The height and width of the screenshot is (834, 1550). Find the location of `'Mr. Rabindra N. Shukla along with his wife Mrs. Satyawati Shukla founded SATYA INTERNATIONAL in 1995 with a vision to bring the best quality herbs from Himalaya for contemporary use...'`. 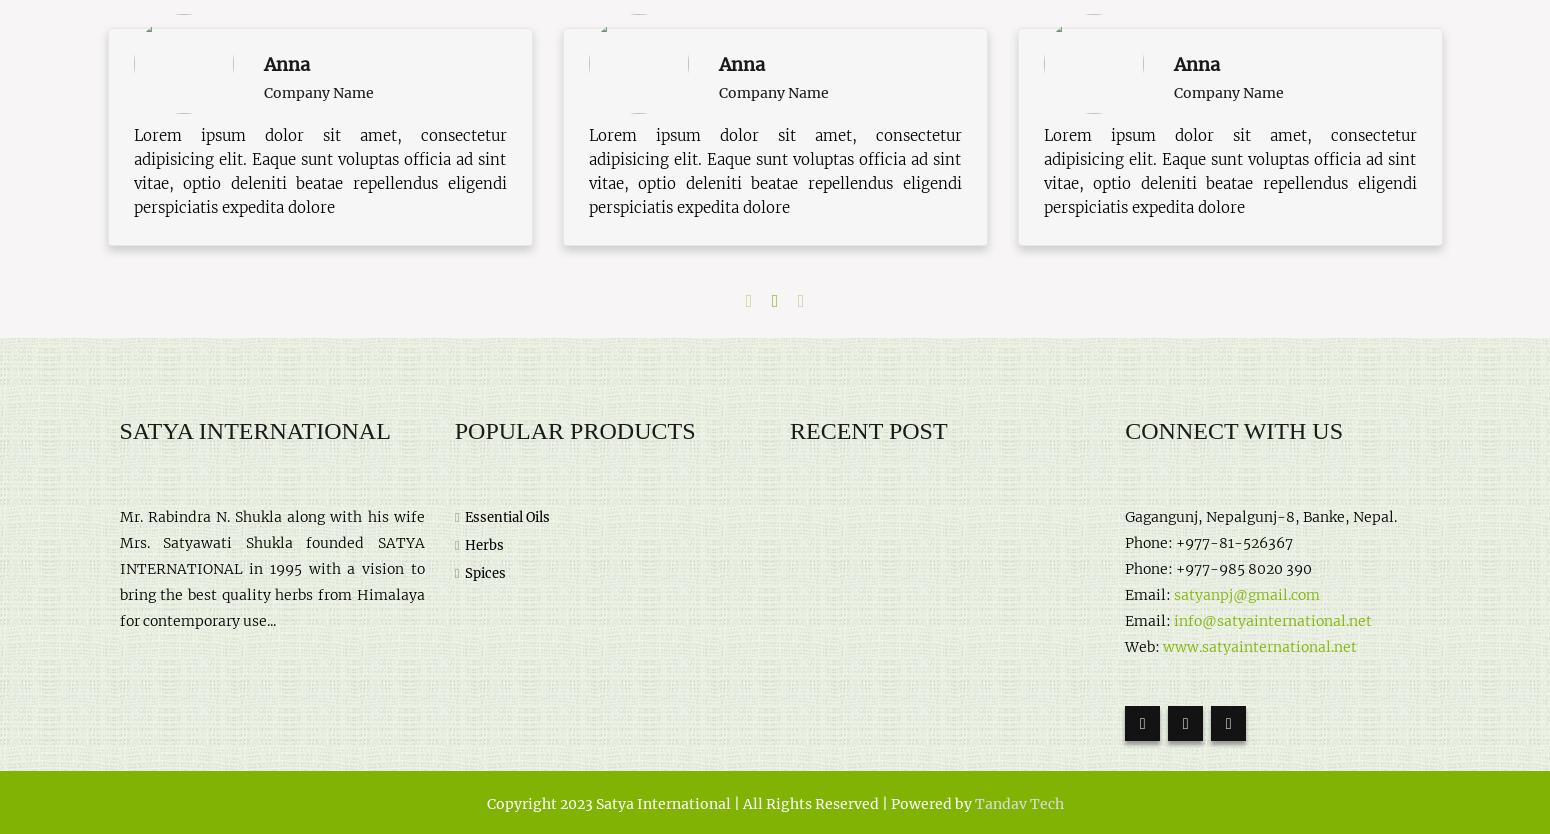

'Mr. Rabindra N. Shukla along with his wife Mrs. Satyawati Shukla founded SATYA INTERNATIONAL in 1995 with a vision to bring the best quality herbs from Himalaya for contemporary use...' is located at coordinates (119, 568).